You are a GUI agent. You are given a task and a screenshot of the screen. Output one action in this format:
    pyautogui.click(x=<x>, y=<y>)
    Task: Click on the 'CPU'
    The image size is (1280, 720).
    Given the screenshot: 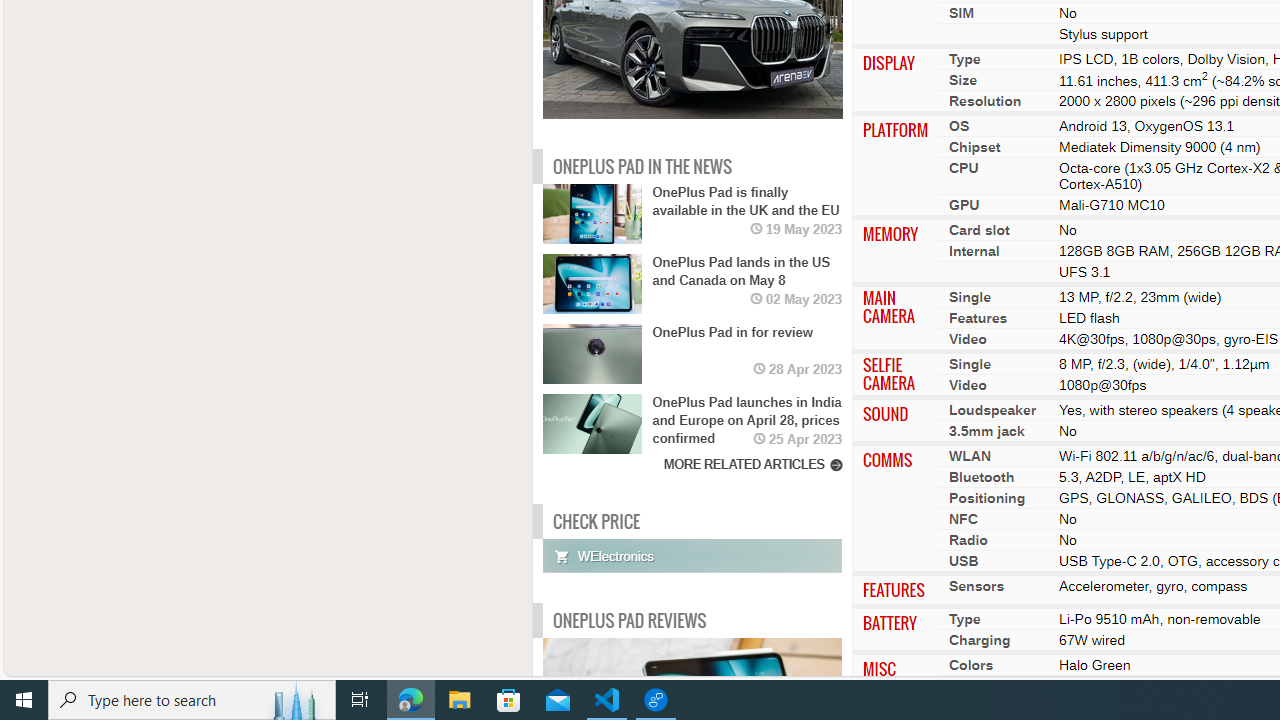 What is the action you would take?
    pyautogui.click(x=963, y=167)
    